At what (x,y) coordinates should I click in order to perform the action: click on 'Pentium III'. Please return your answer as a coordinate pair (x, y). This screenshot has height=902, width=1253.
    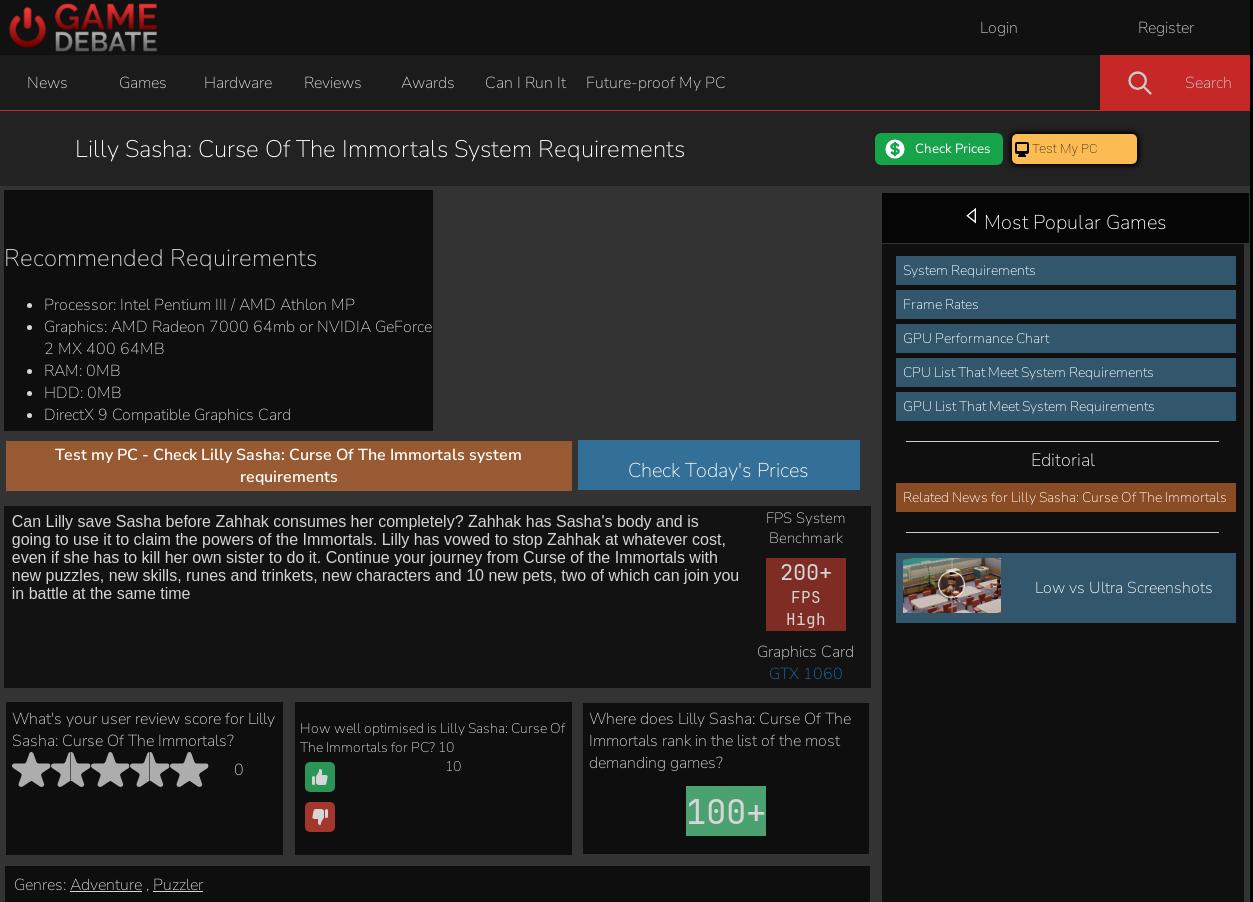
    Looking at the image, I should click on (625, 878).